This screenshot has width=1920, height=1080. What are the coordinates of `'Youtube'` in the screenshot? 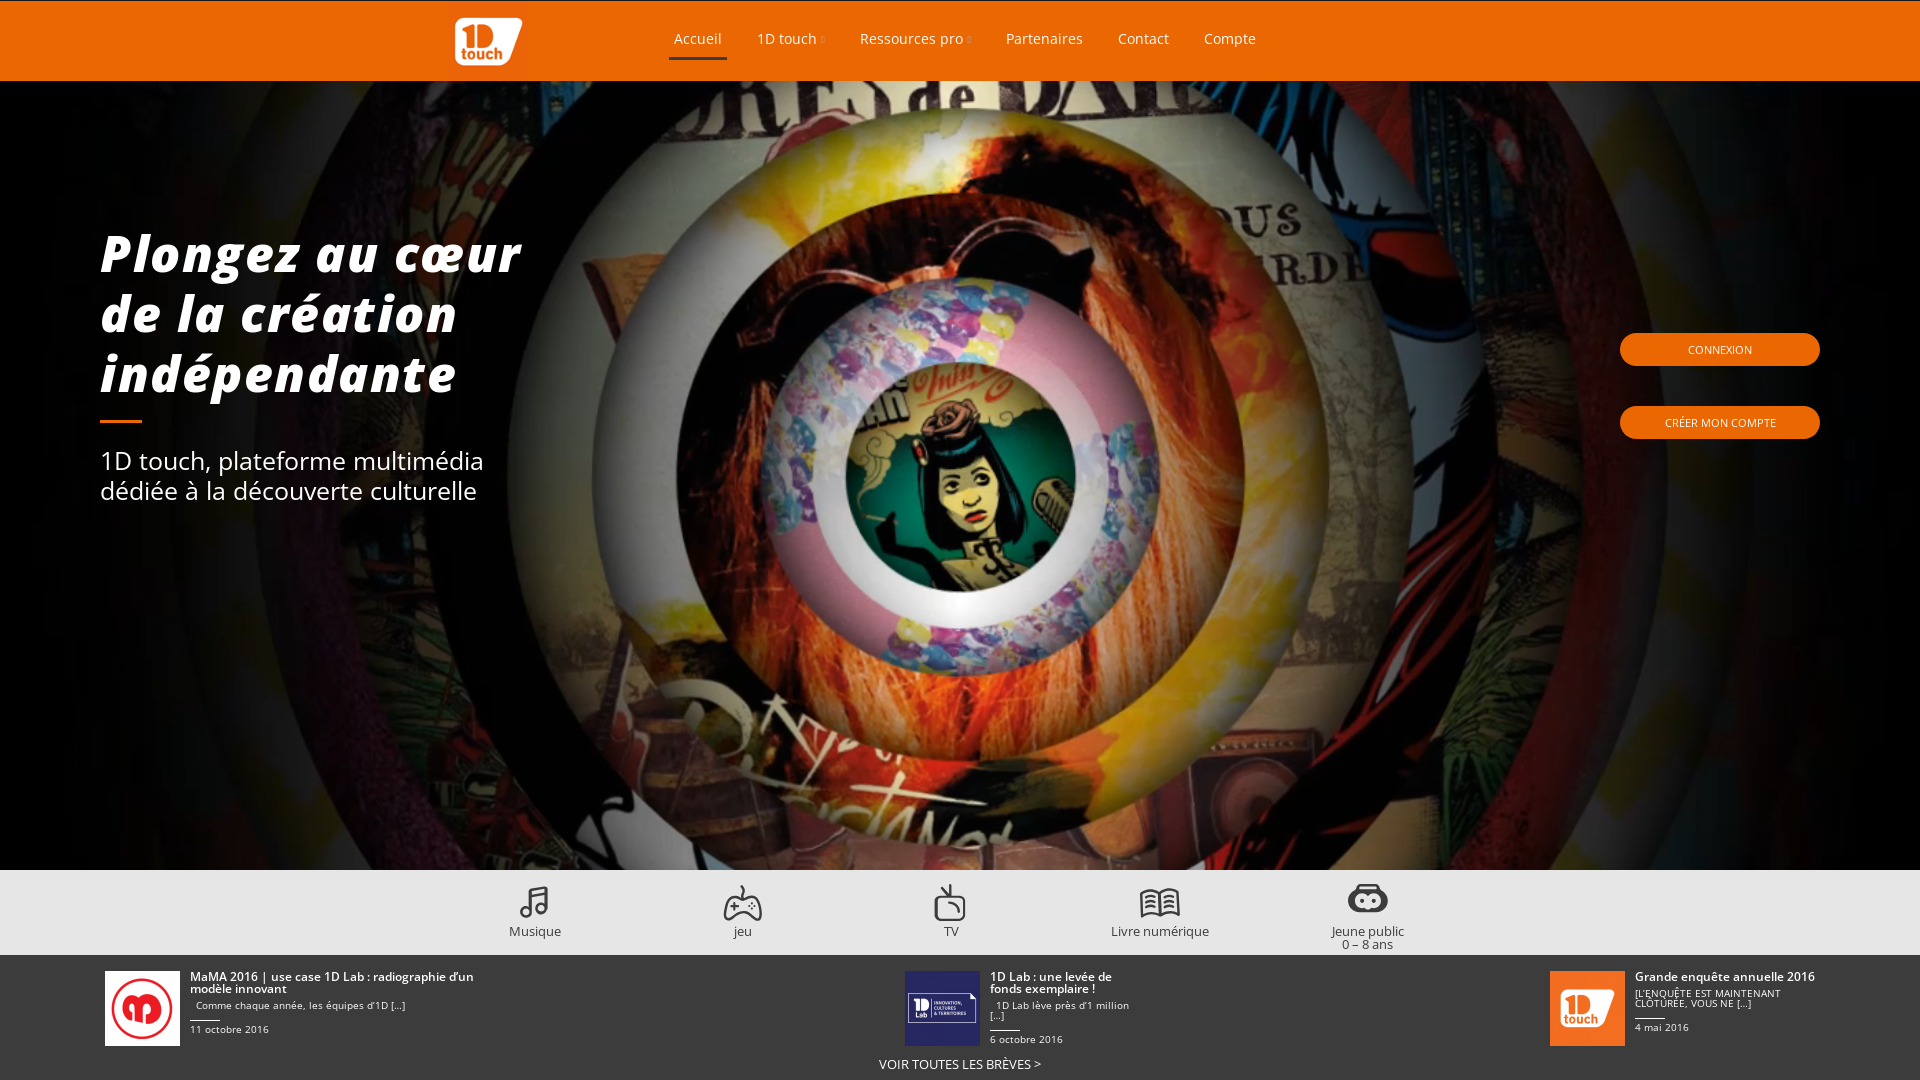 It's located at (1410, 38).